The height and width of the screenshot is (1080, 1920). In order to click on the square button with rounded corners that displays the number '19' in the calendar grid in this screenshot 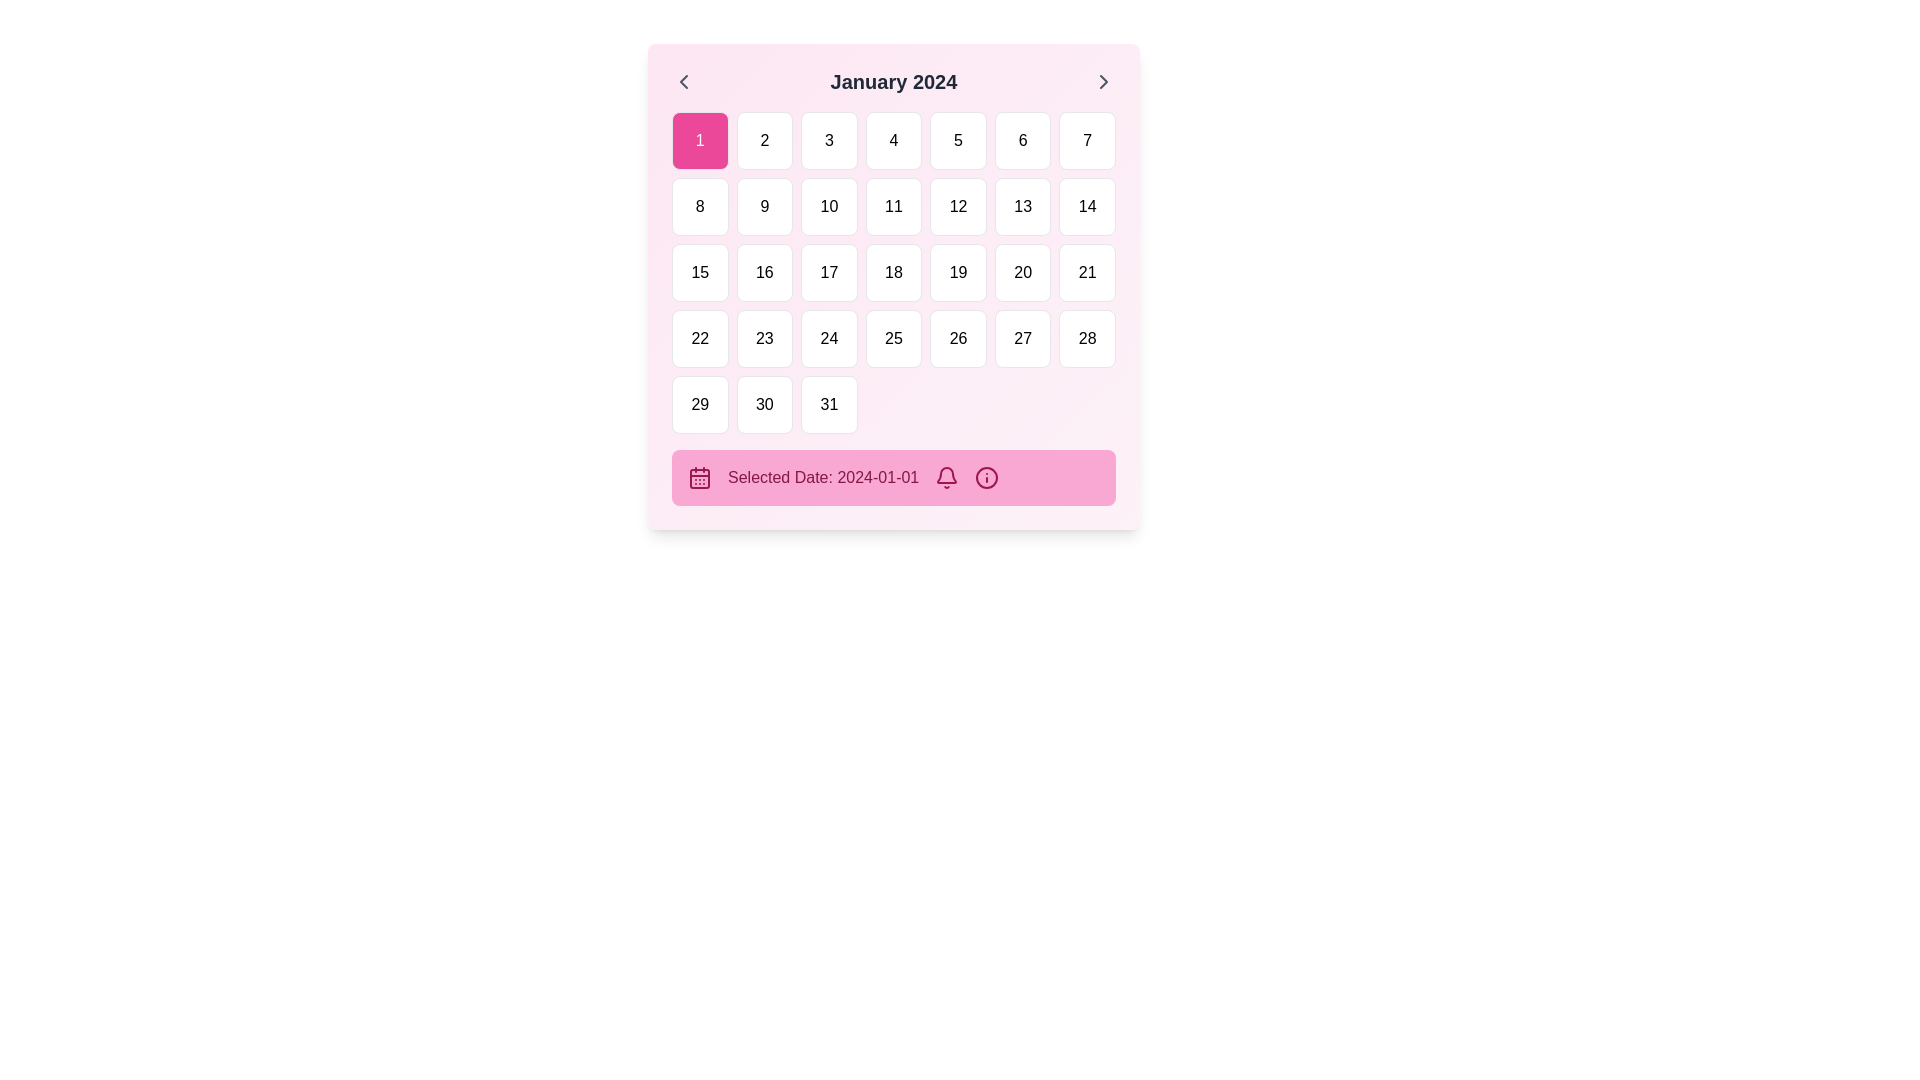, I will do `click(957, 273)`.